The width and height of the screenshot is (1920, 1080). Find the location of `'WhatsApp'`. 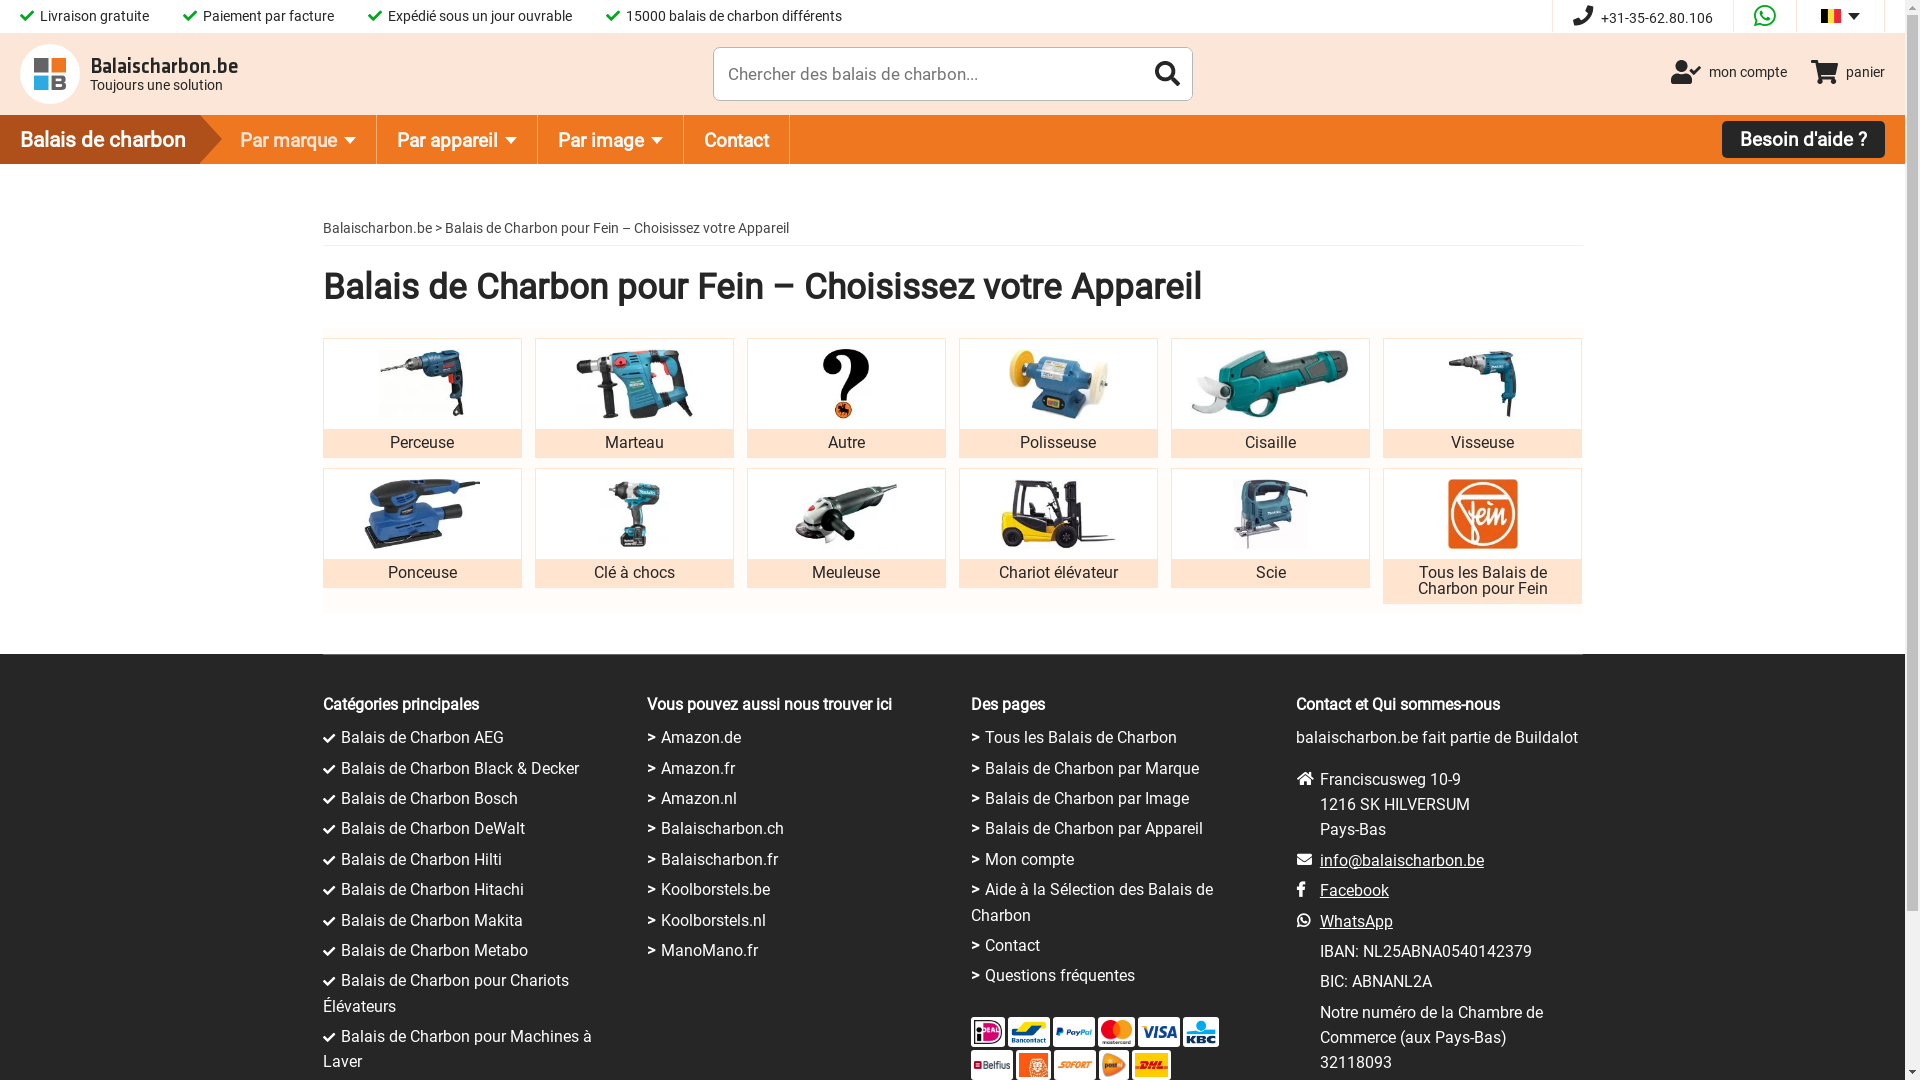

'WhatsApp' is located at coordinates (1356, 921).